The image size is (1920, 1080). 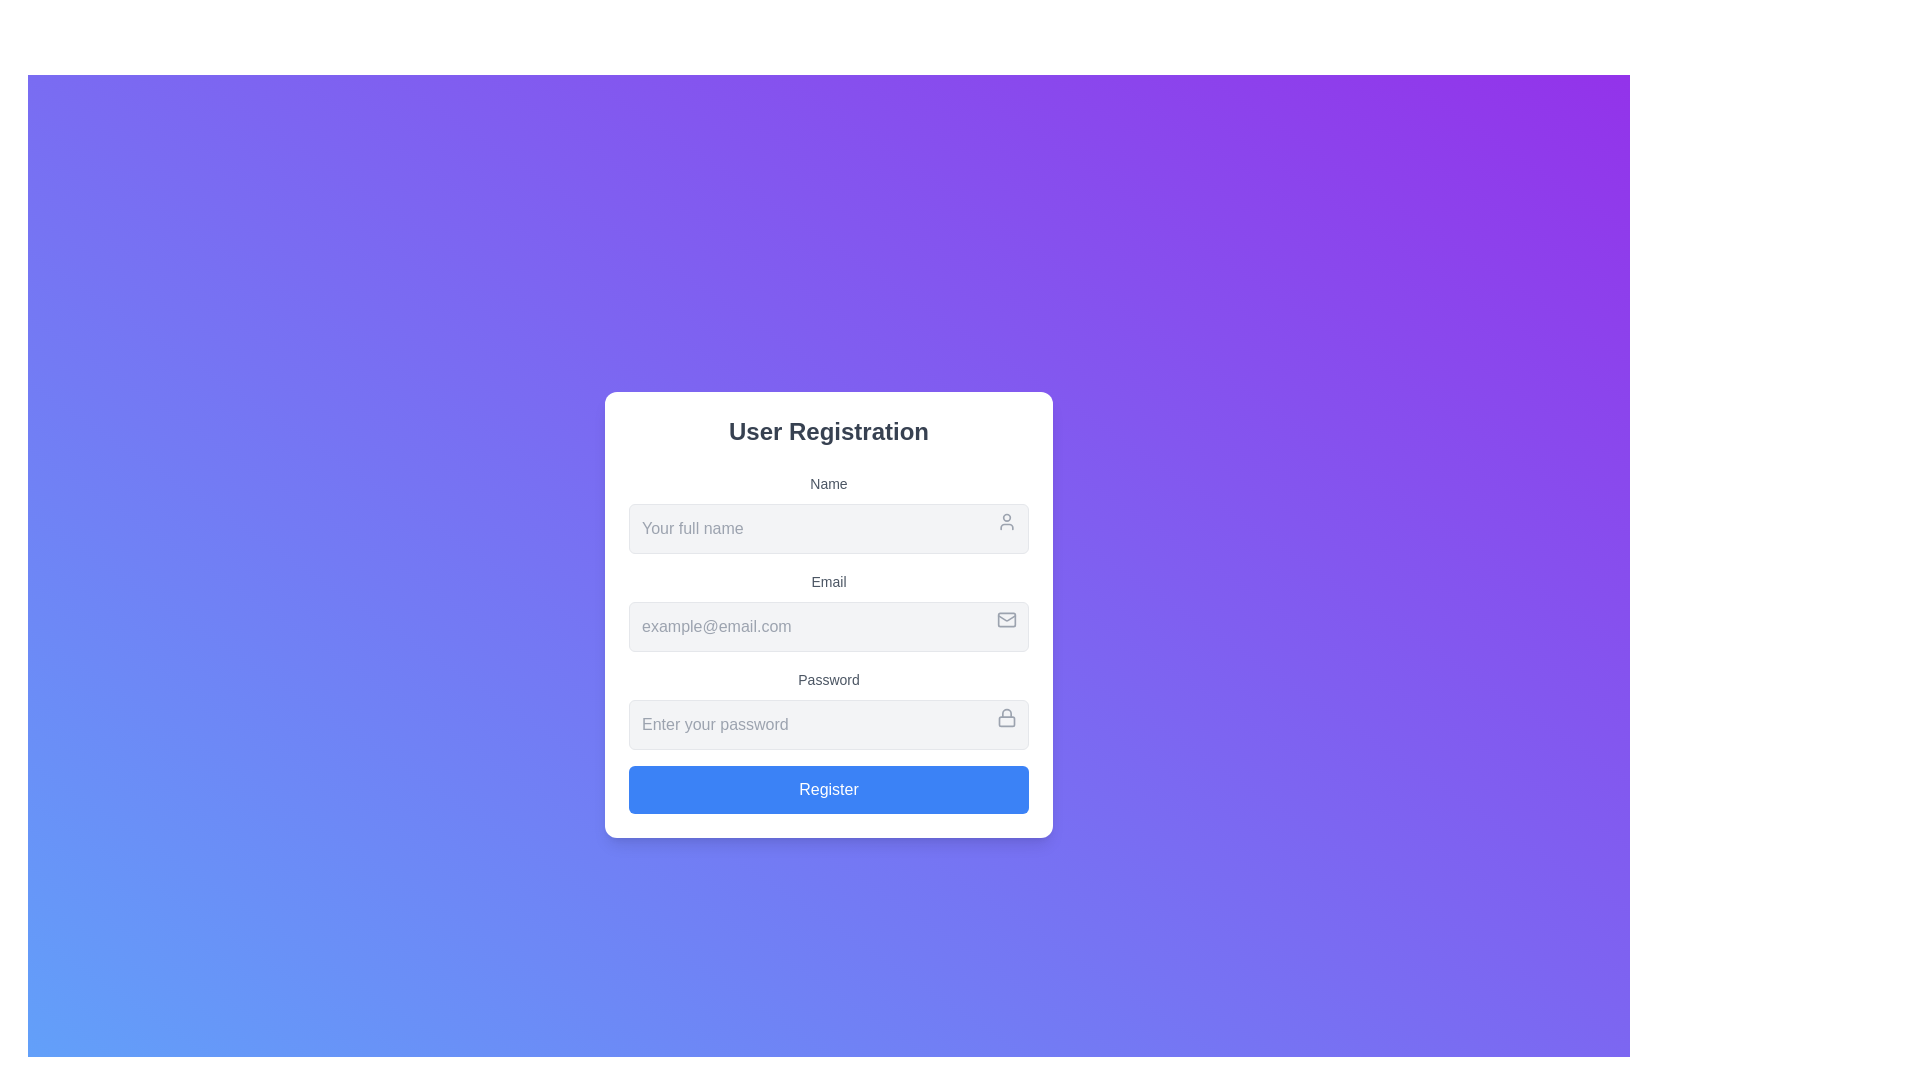 I want to click on the profile picture icon, which is a gray outline of a head and shoulders located inside the 'Name' input field of the user registration form on the right side of the input box, so click(x=1007, y=520).